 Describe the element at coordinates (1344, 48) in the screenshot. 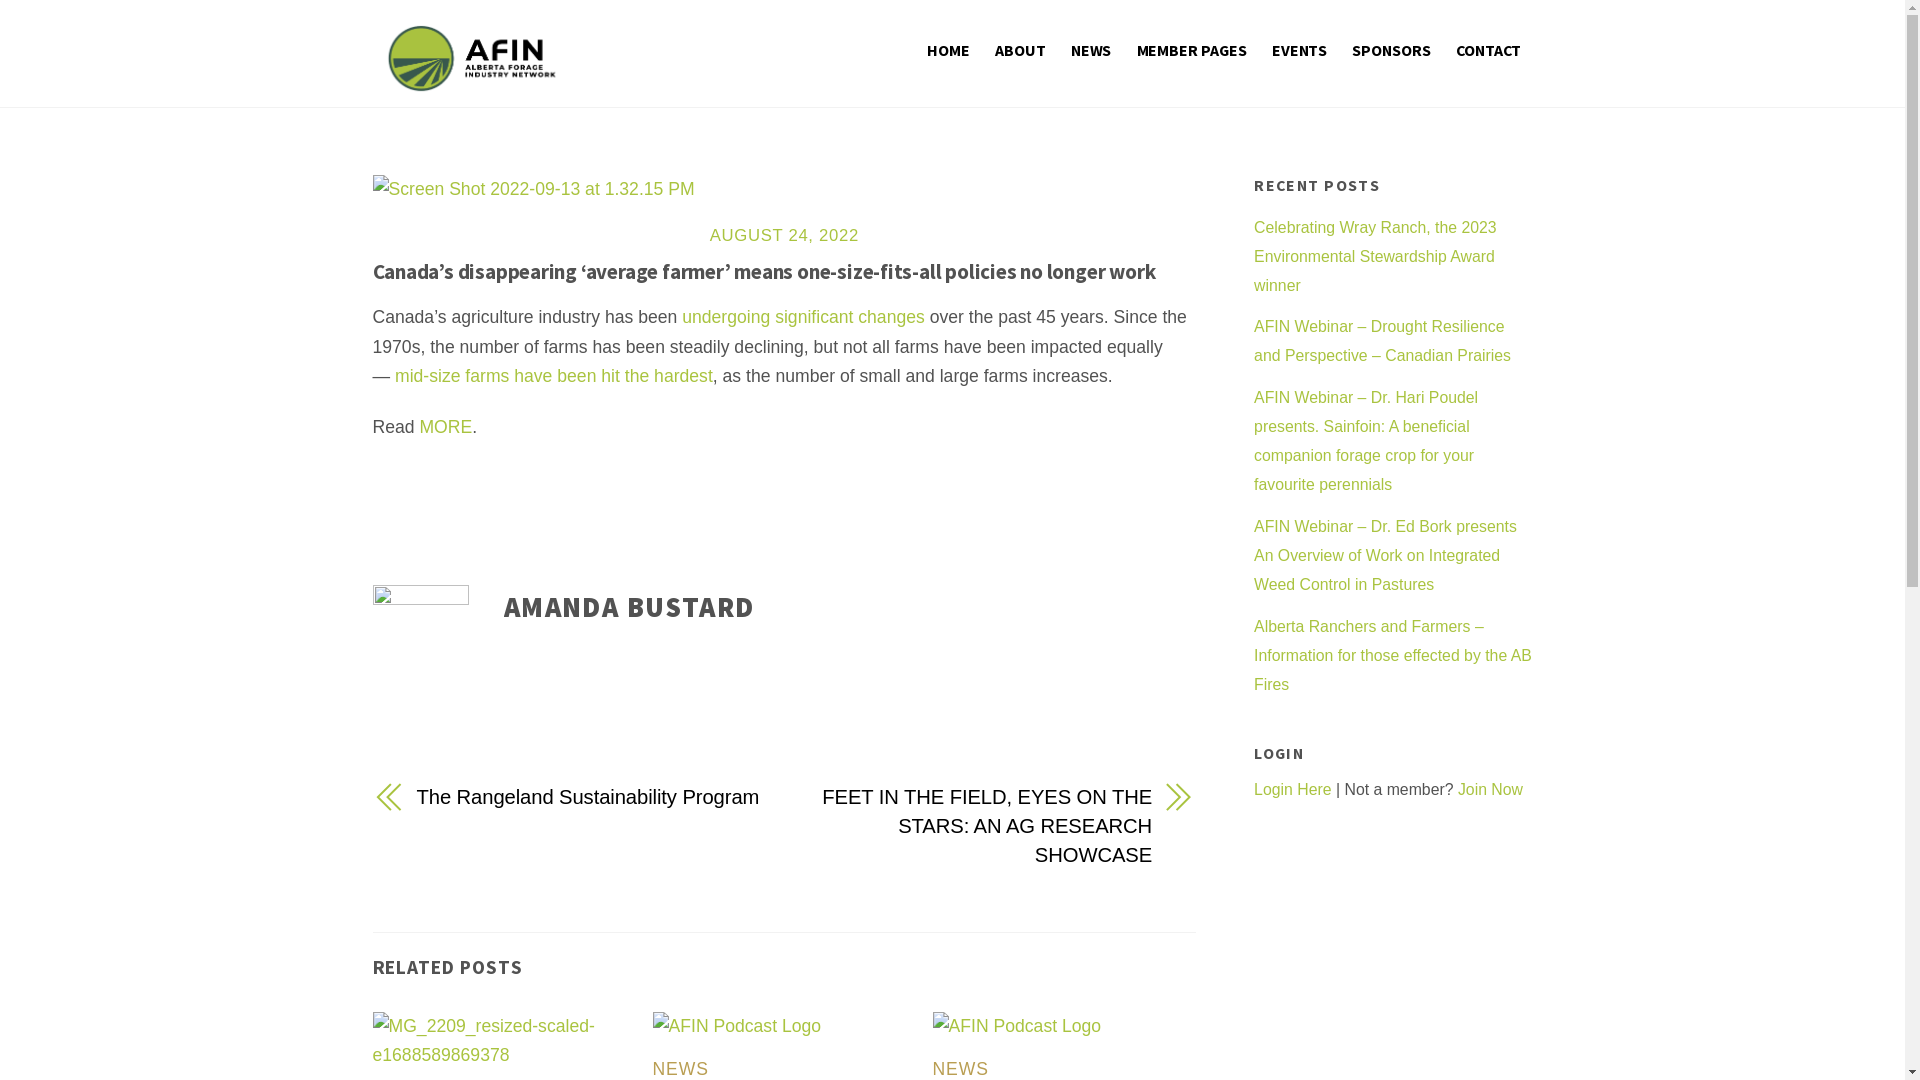

I see `'SPONSORS'` at that location.